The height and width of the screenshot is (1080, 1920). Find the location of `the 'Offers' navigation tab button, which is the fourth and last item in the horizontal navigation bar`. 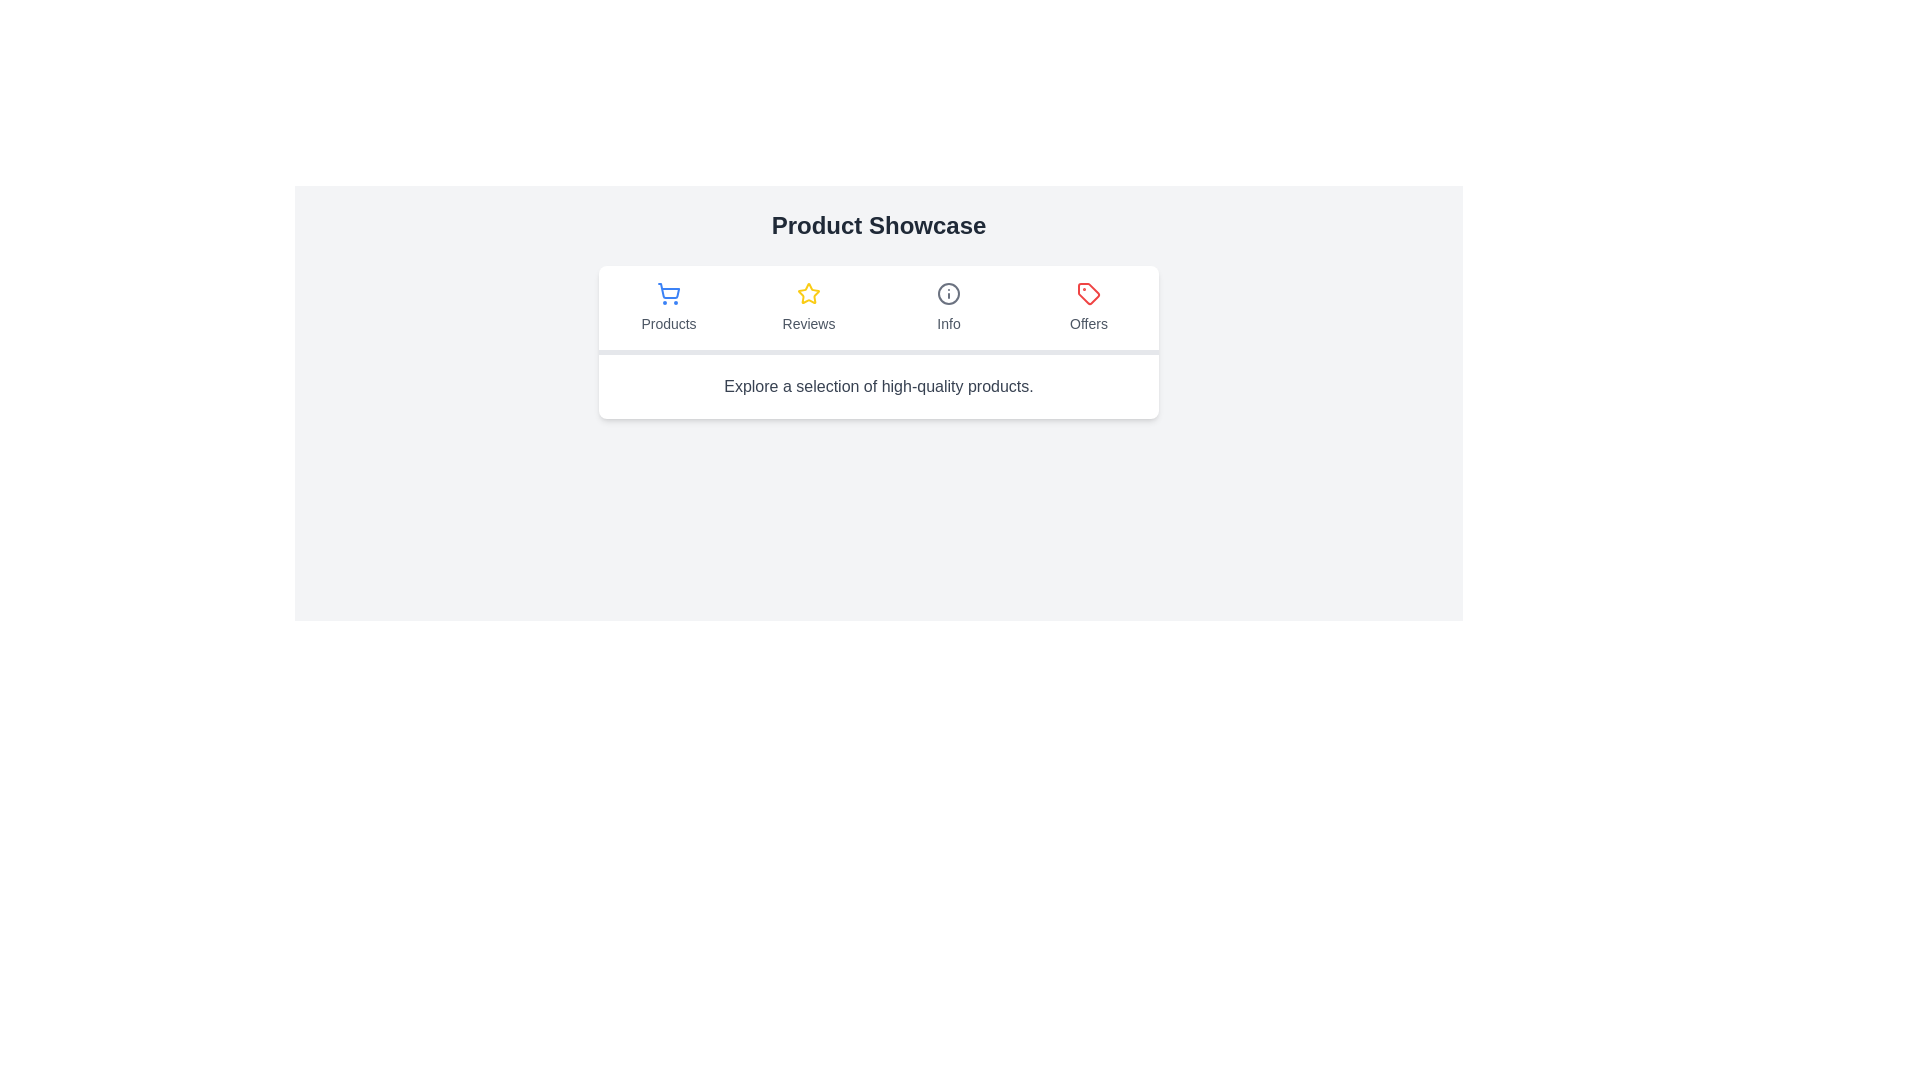

the 'Offers' navigation tab button, which is the fourth and last item in the horizontal navigation bar is located at coordinates (1088, 309).